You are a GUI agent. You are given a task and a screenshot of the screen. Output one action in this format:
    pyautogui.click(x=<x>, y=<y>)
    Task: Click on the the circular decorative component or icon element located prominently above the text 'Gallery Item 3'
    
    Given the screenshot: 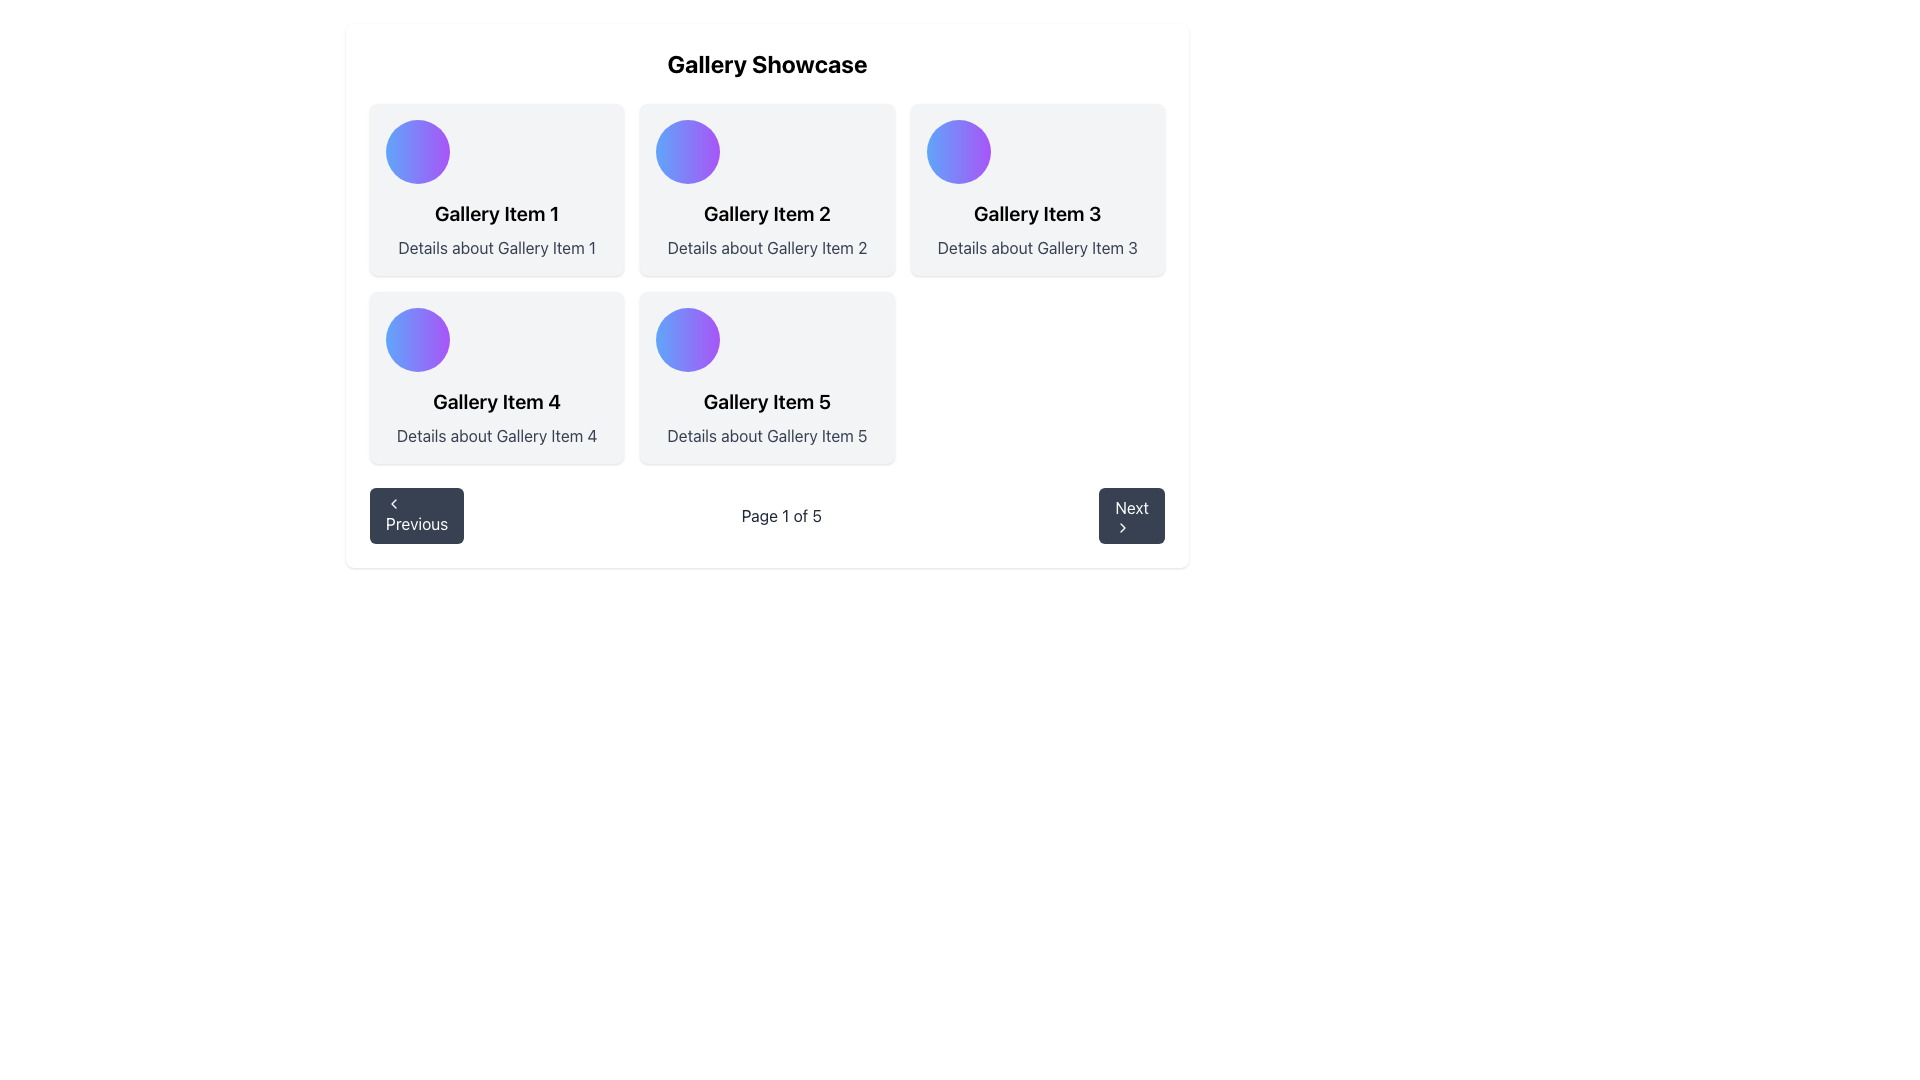 What is the action you would take?
    pyautogui.click(x=957, y=150)
    